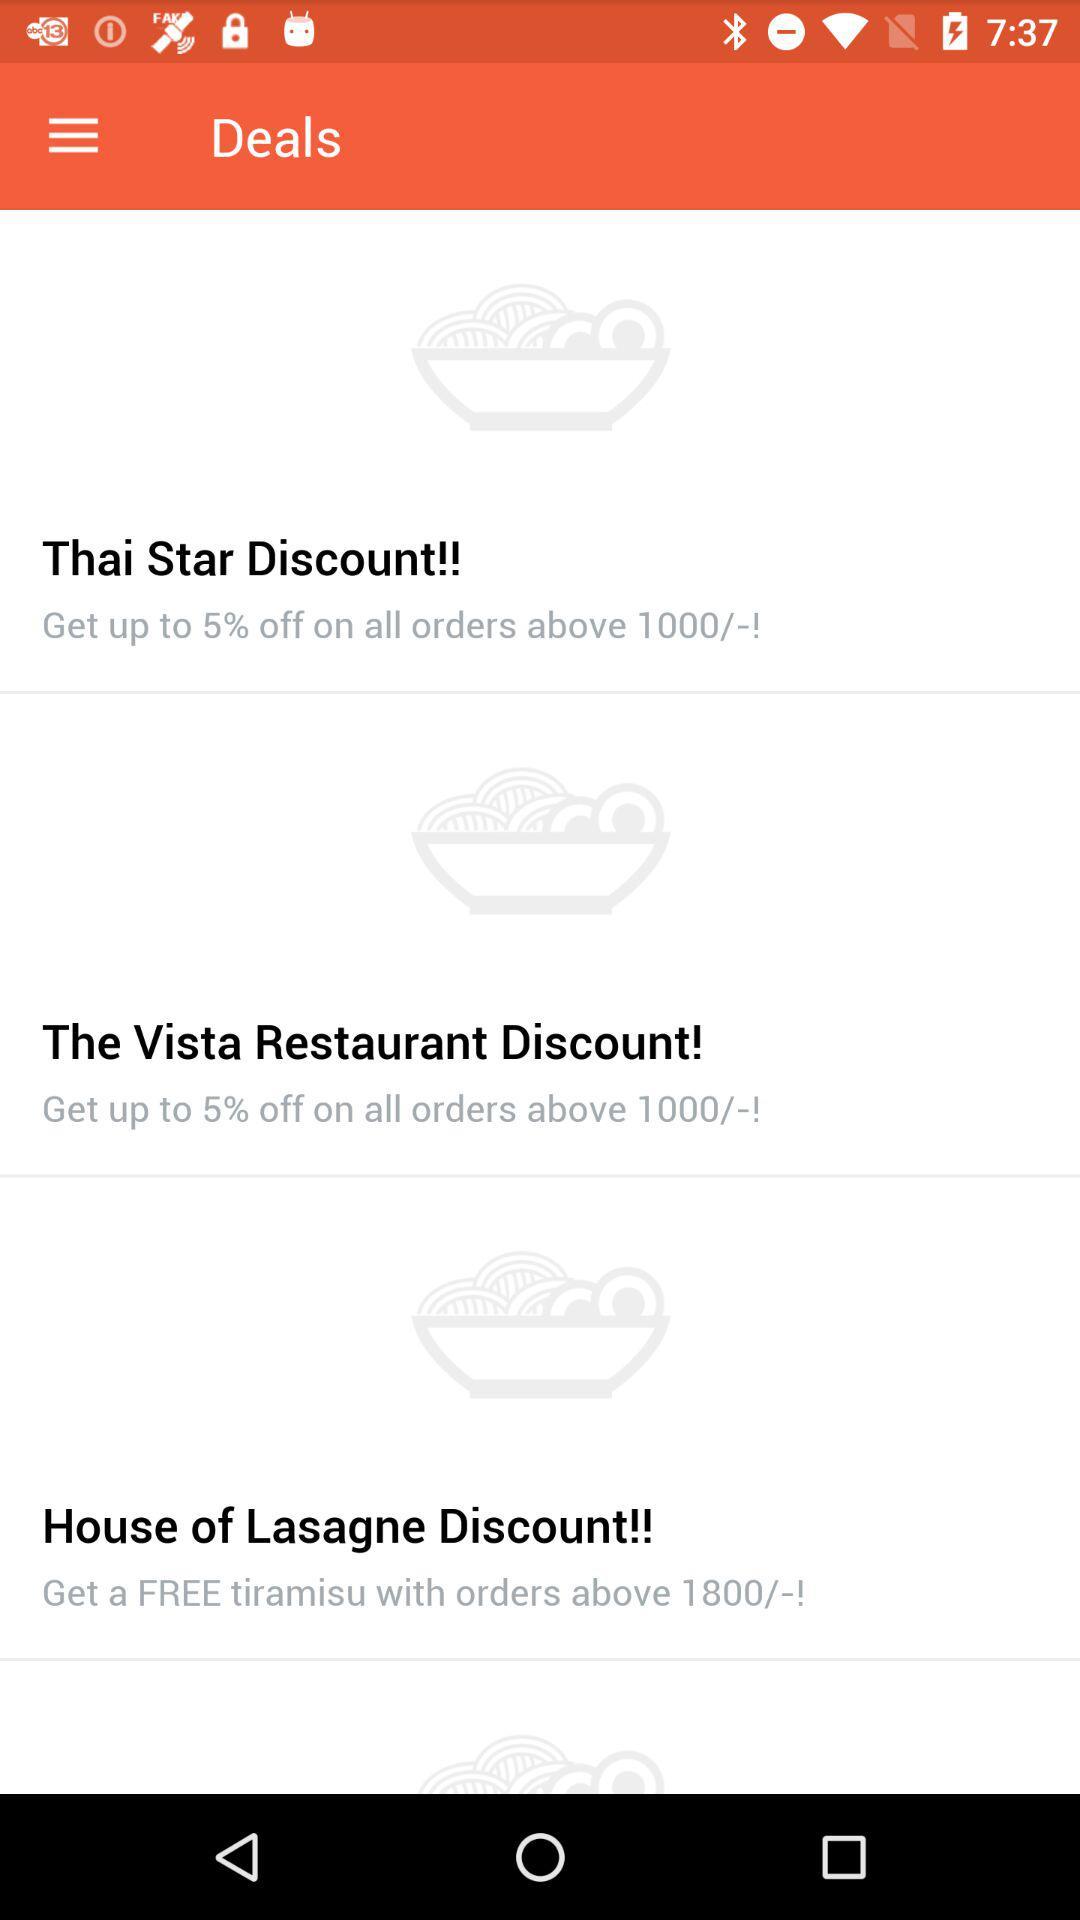 This screenshot has height=1920, width=1080. I want to click on item above the get up to item, so click(540, 546).